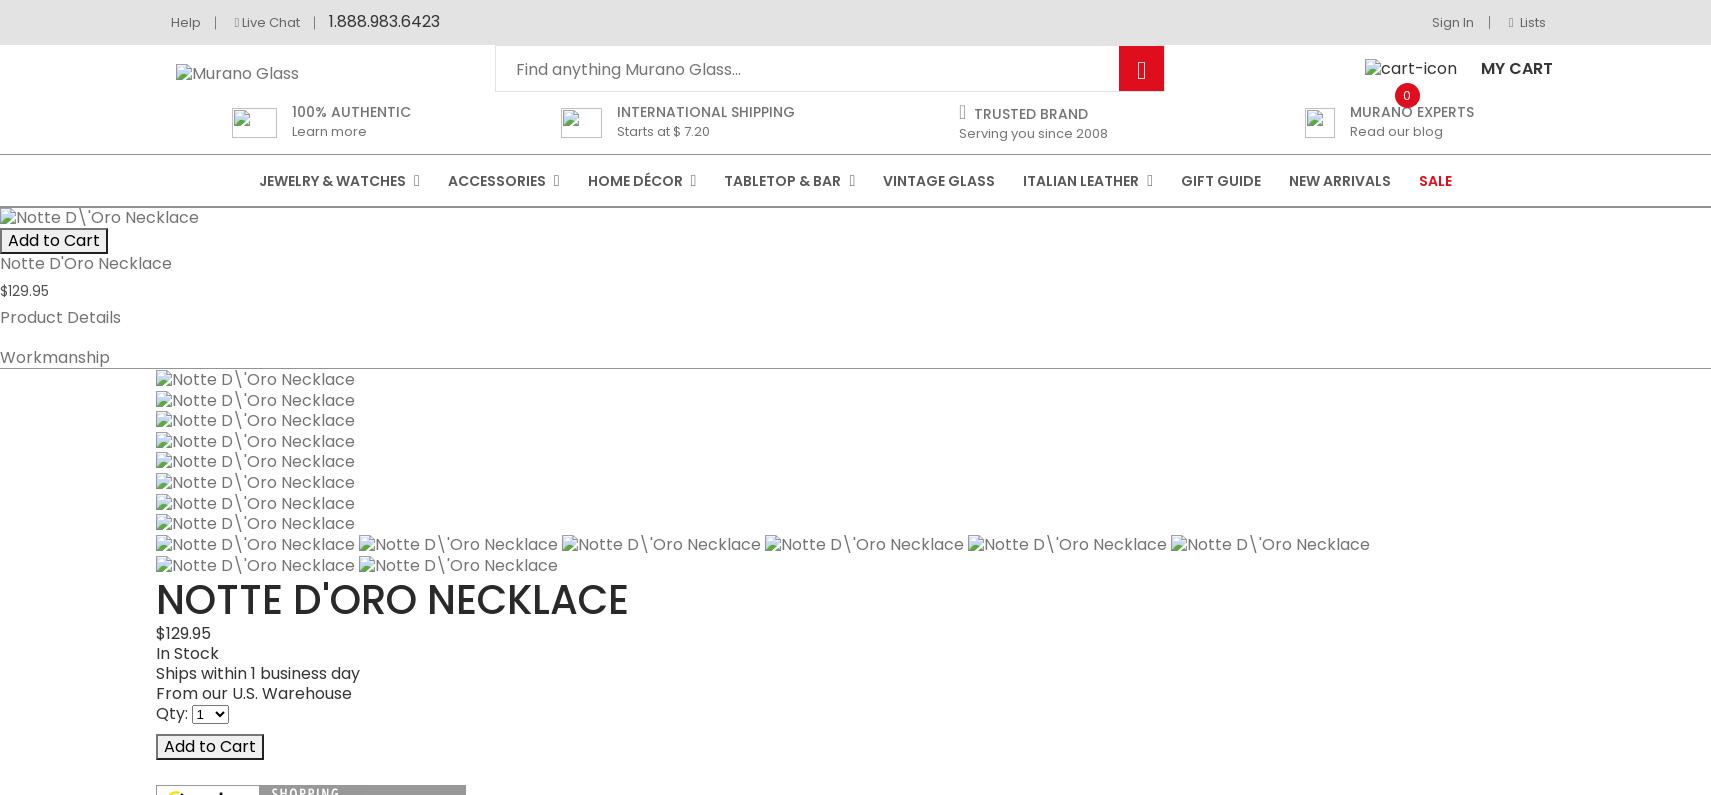 Image resolution: width=1711 pixels, height=795 pixels. What do you see at coordinates (162, 377) in the screenshot?
I see `'Add to Cart'` at bounding box center [162, 377].